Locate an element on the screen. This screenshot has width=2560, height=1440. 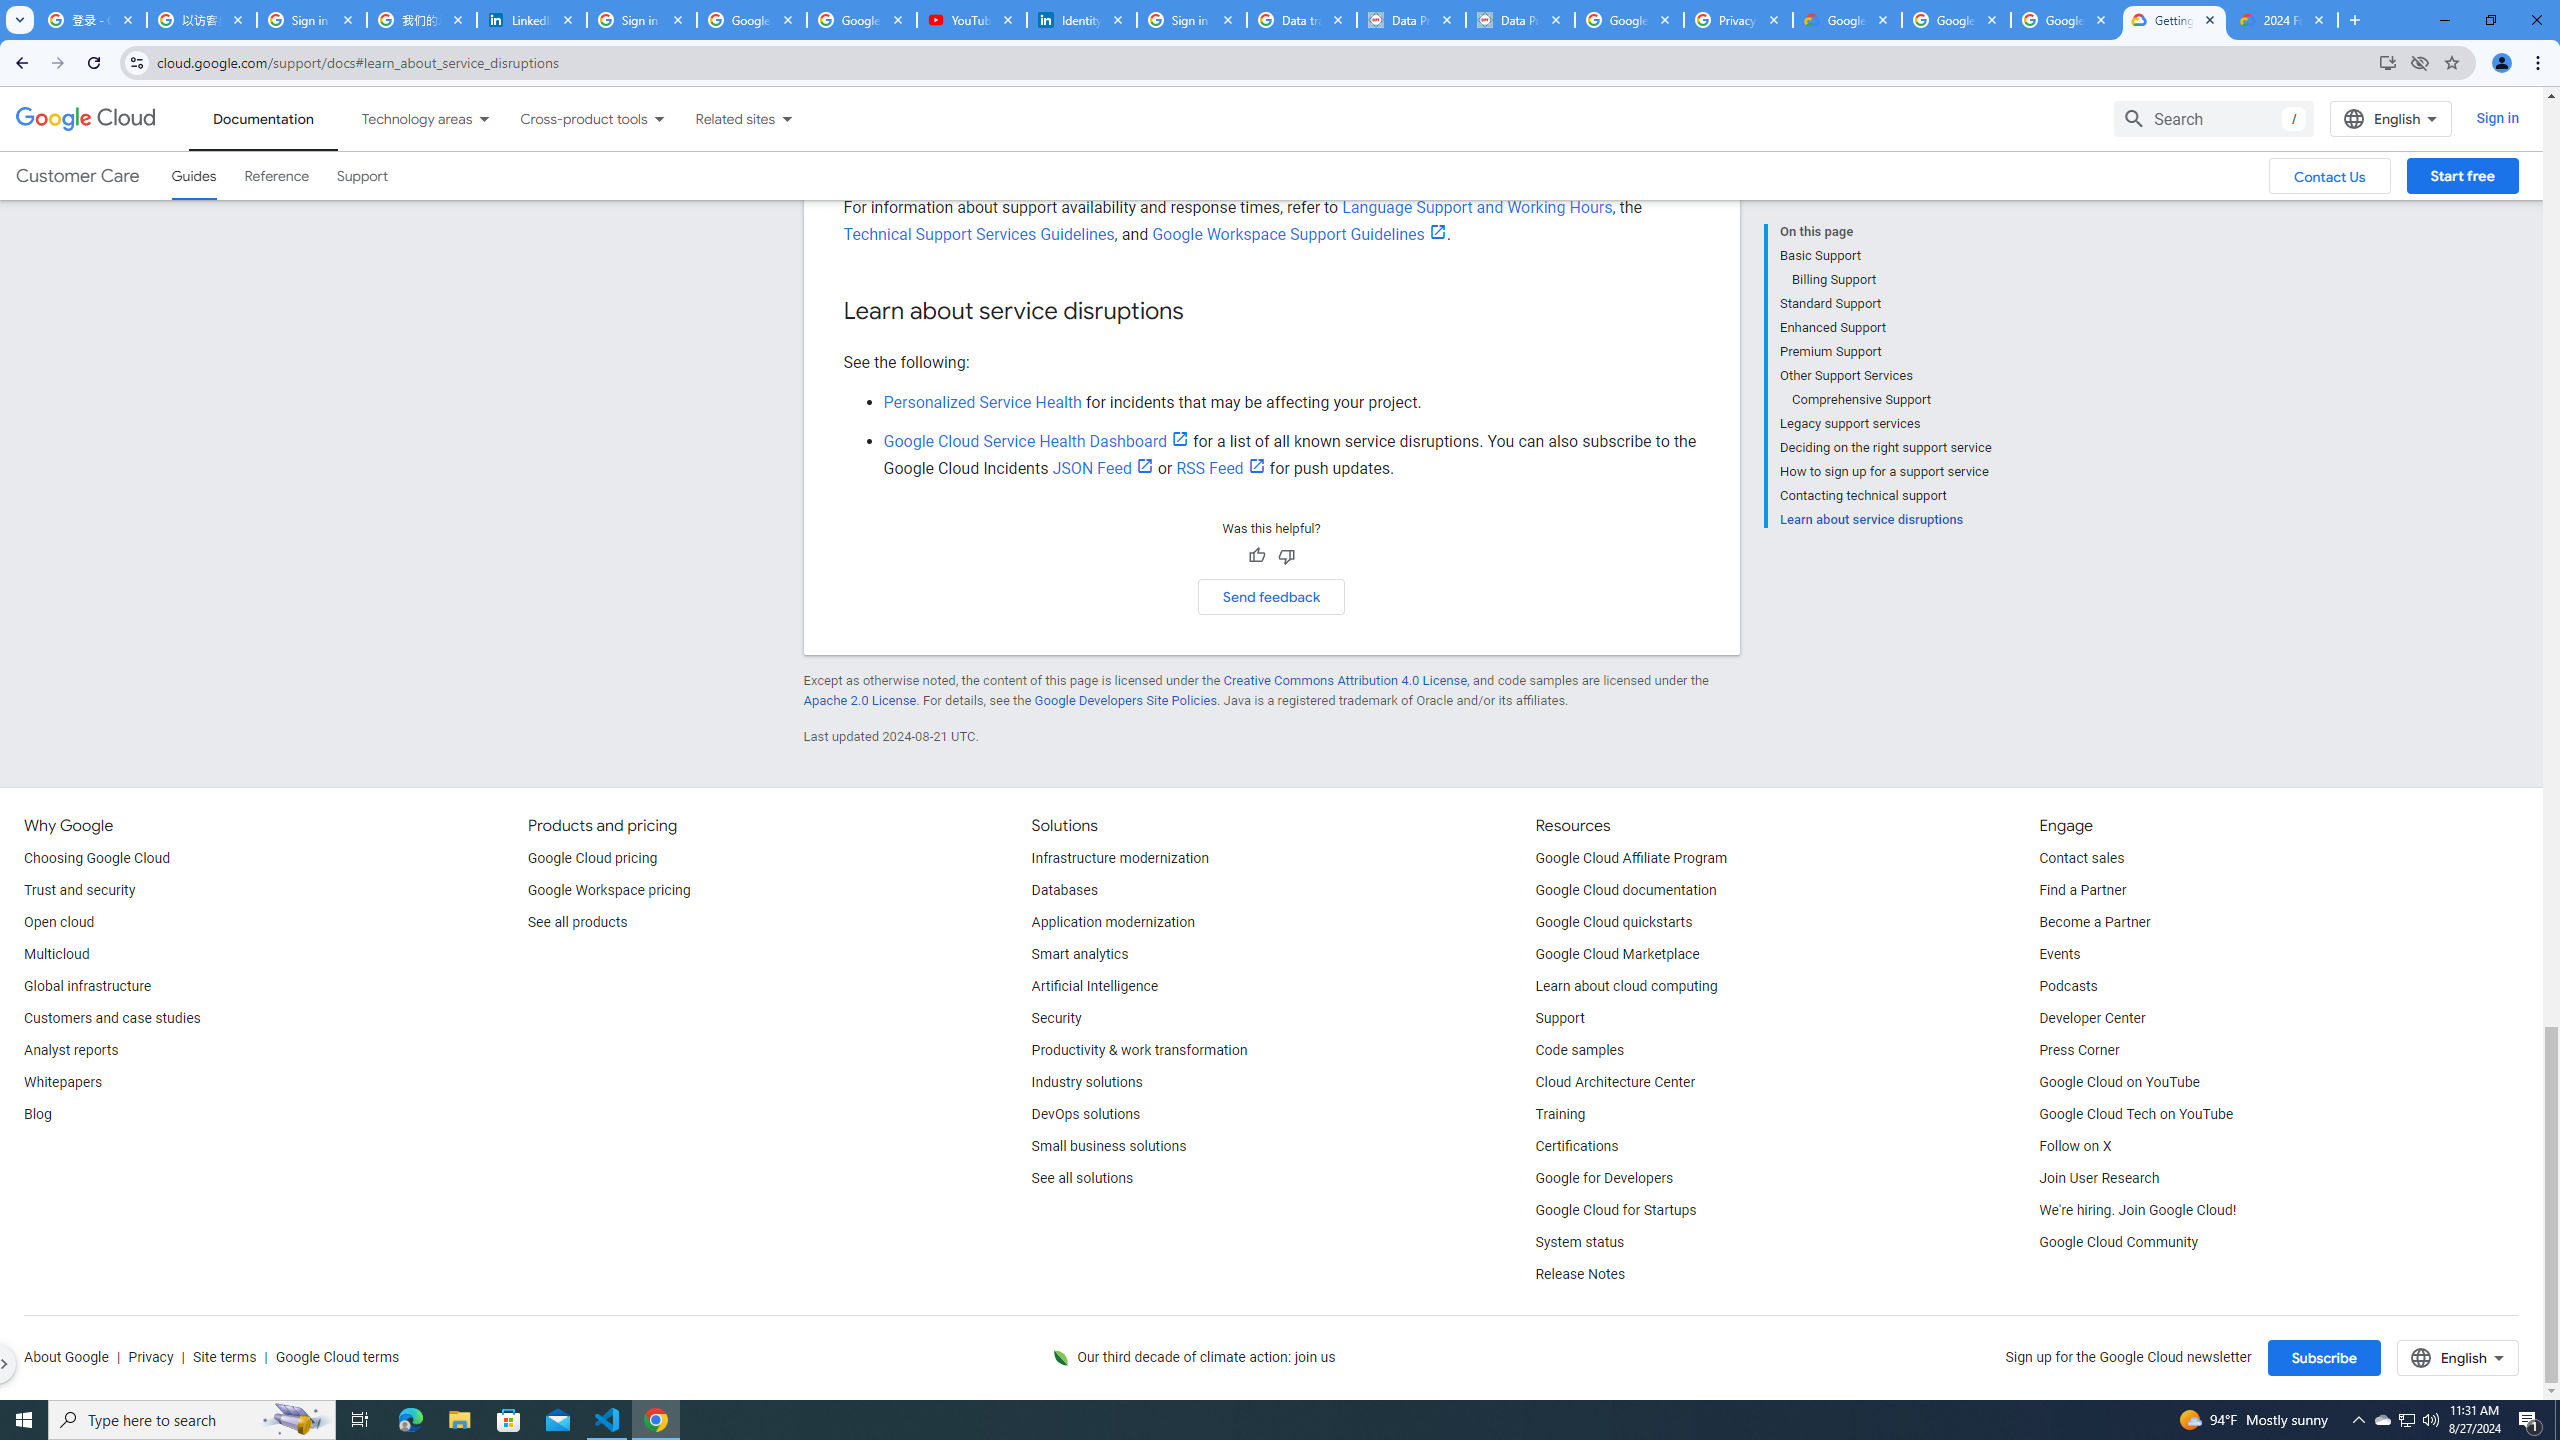
'Release Notes' is located at coordinates (1579, 1275).